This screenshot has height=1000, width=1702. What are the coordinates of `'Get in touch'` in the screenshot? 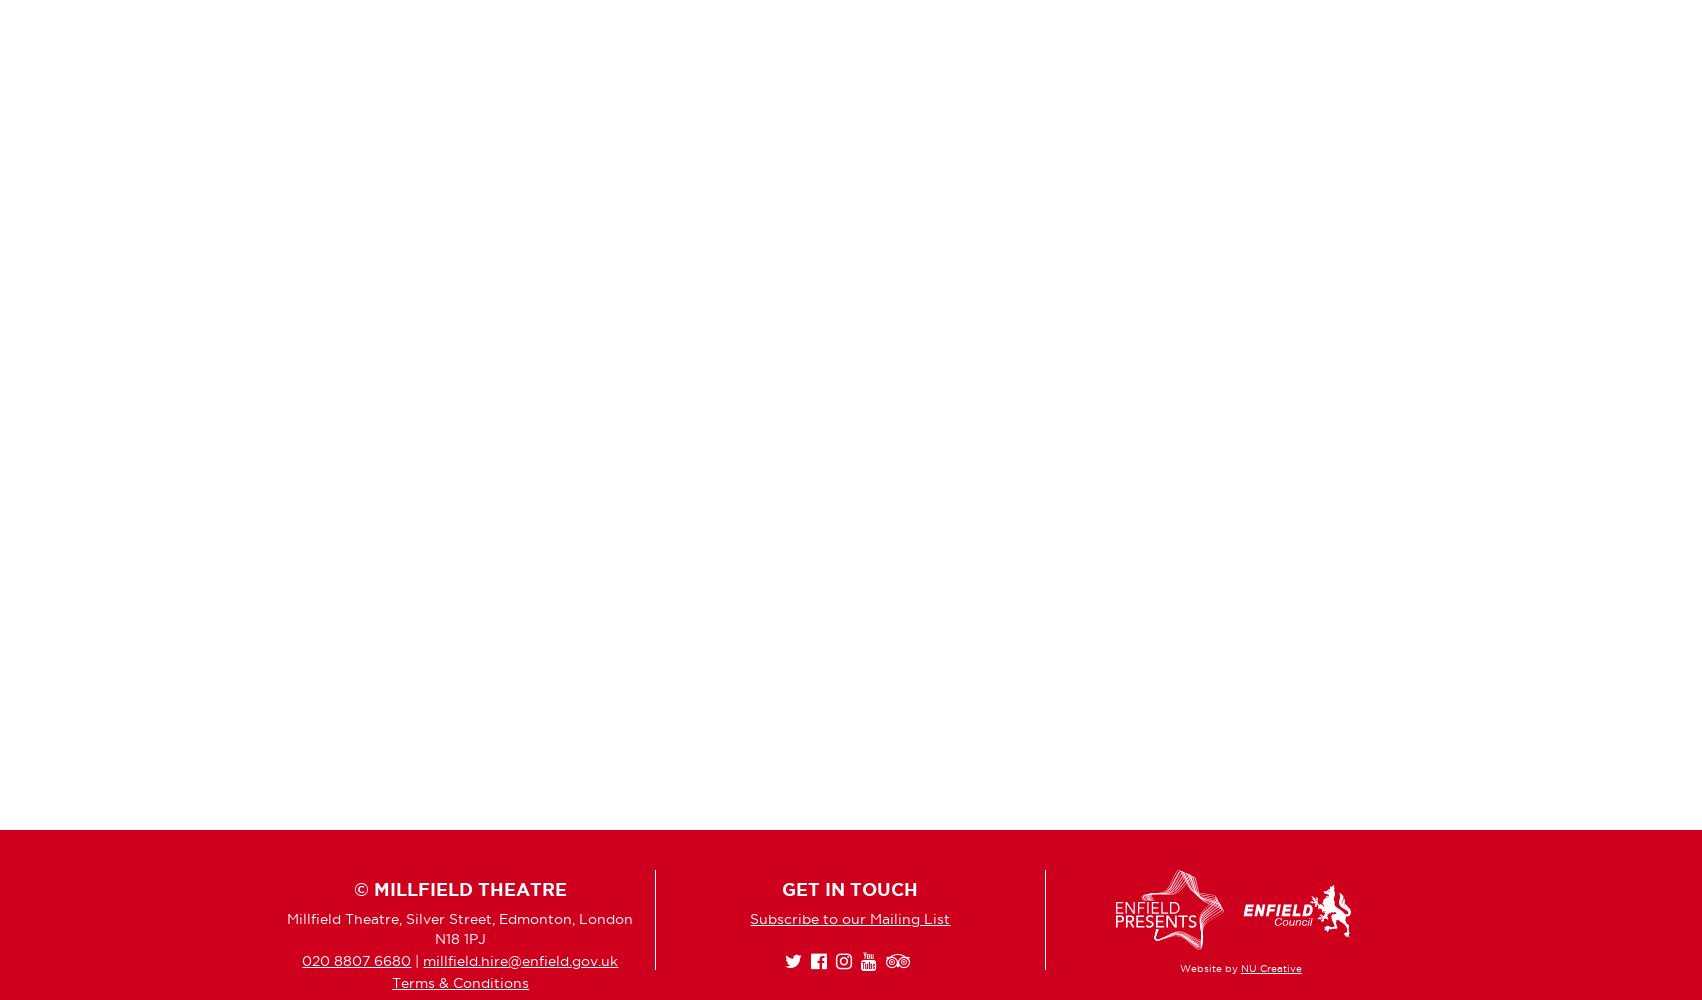 It's located at (848, 889).